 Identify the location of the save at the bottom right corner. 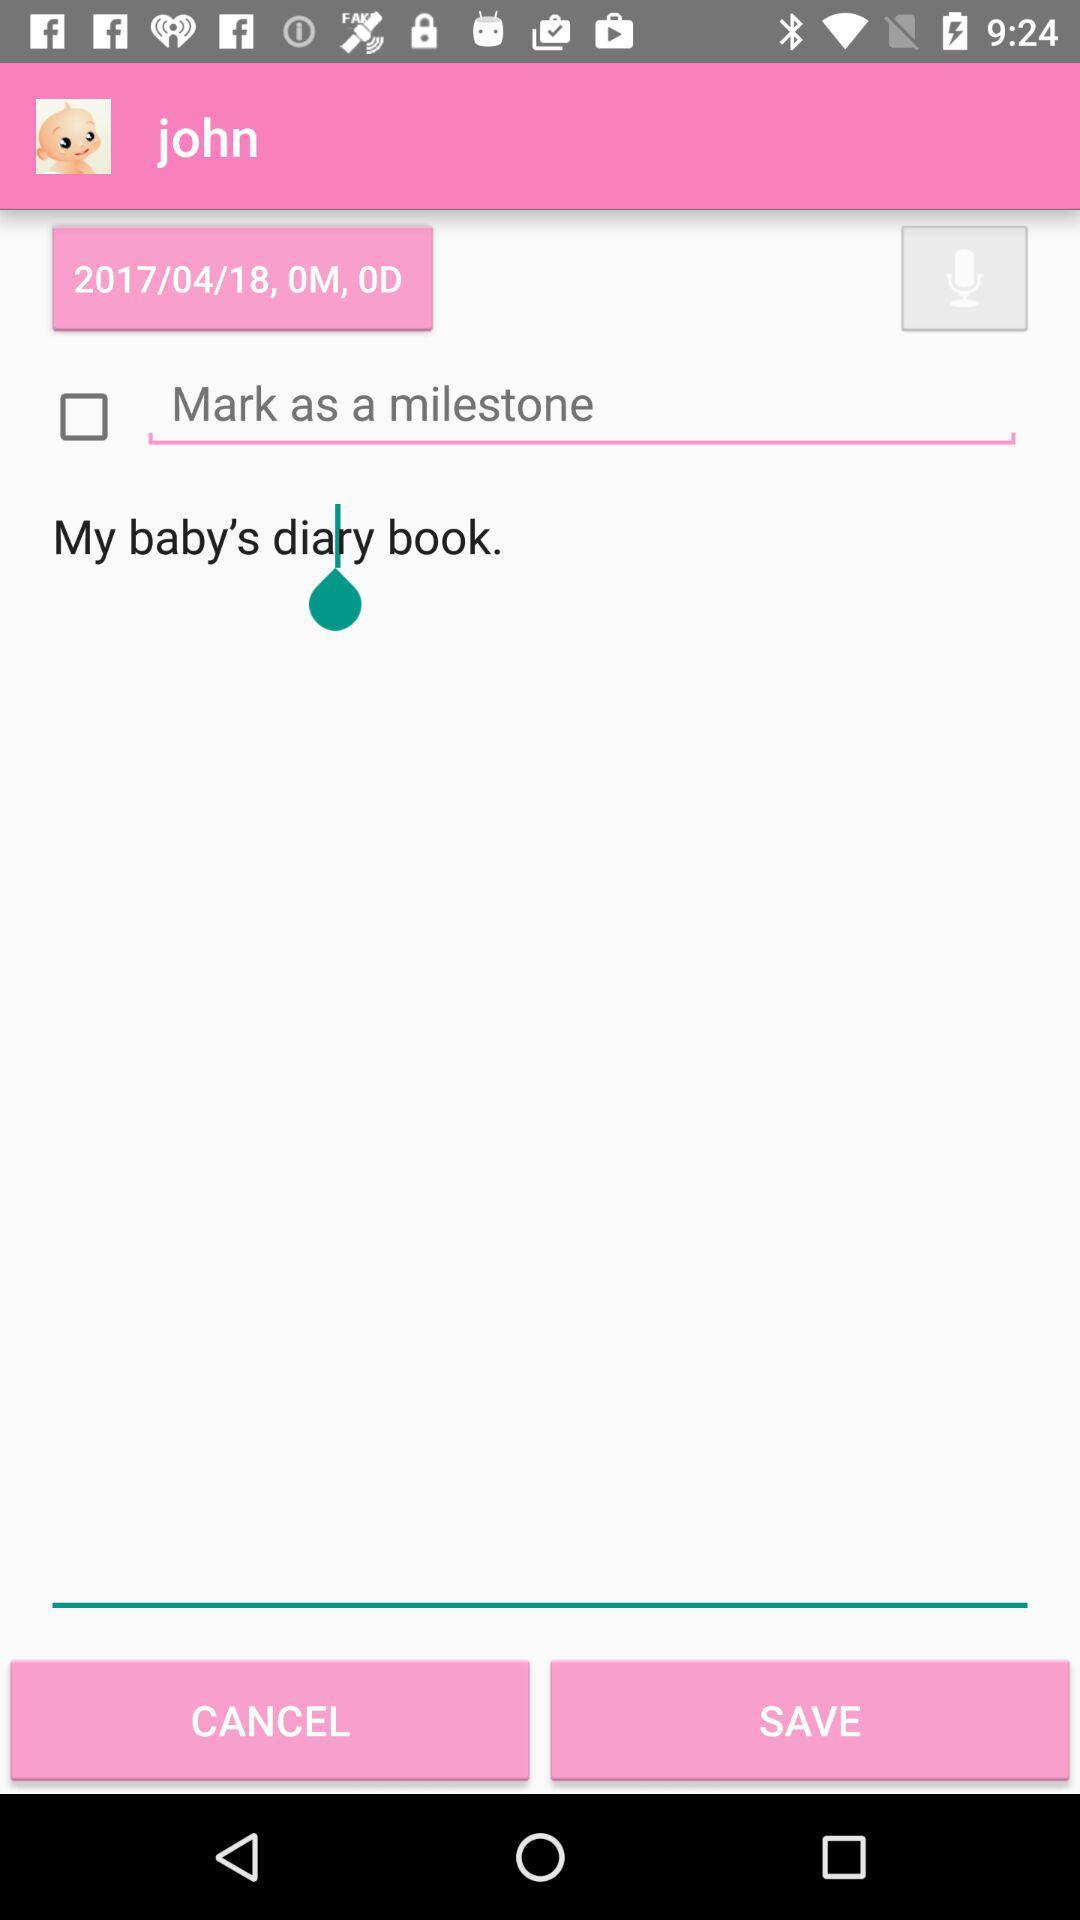
(810, 1719).